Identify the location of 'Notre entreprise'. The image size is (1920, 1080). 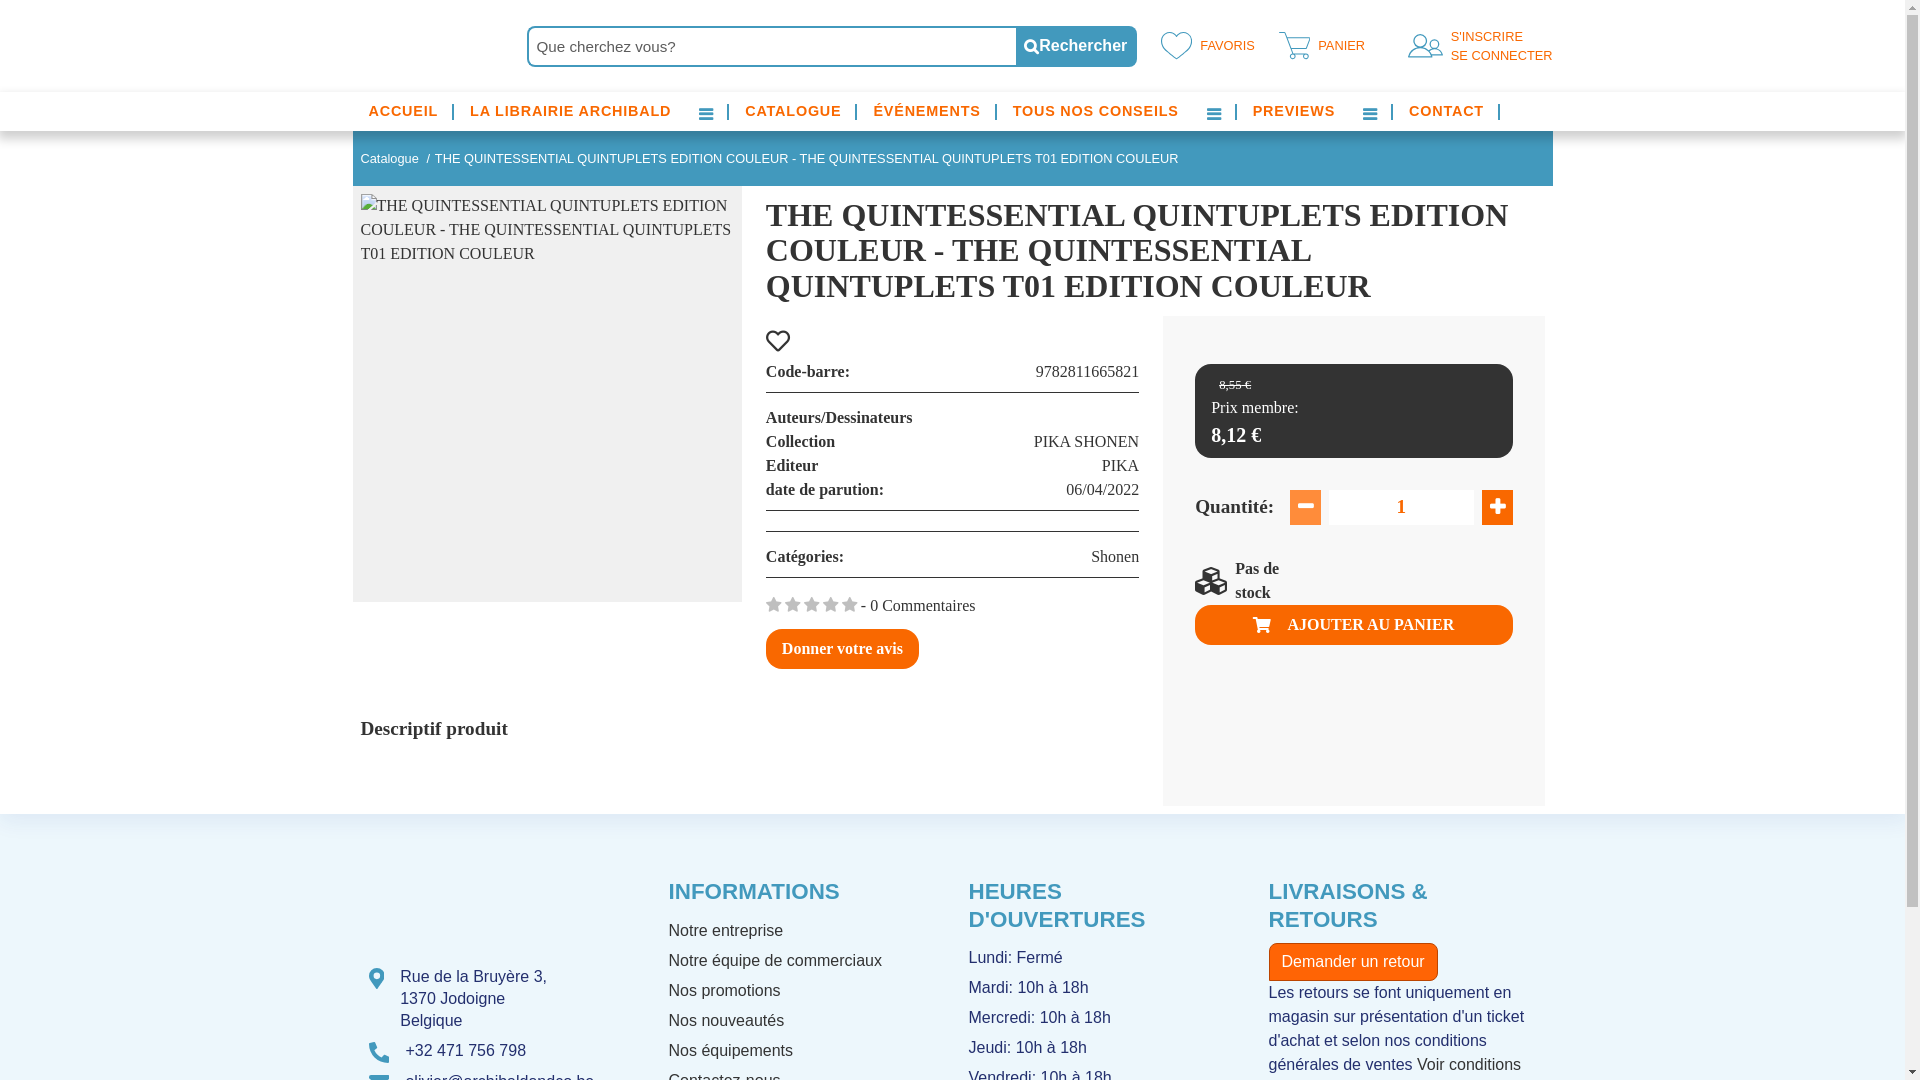
(724, 930).